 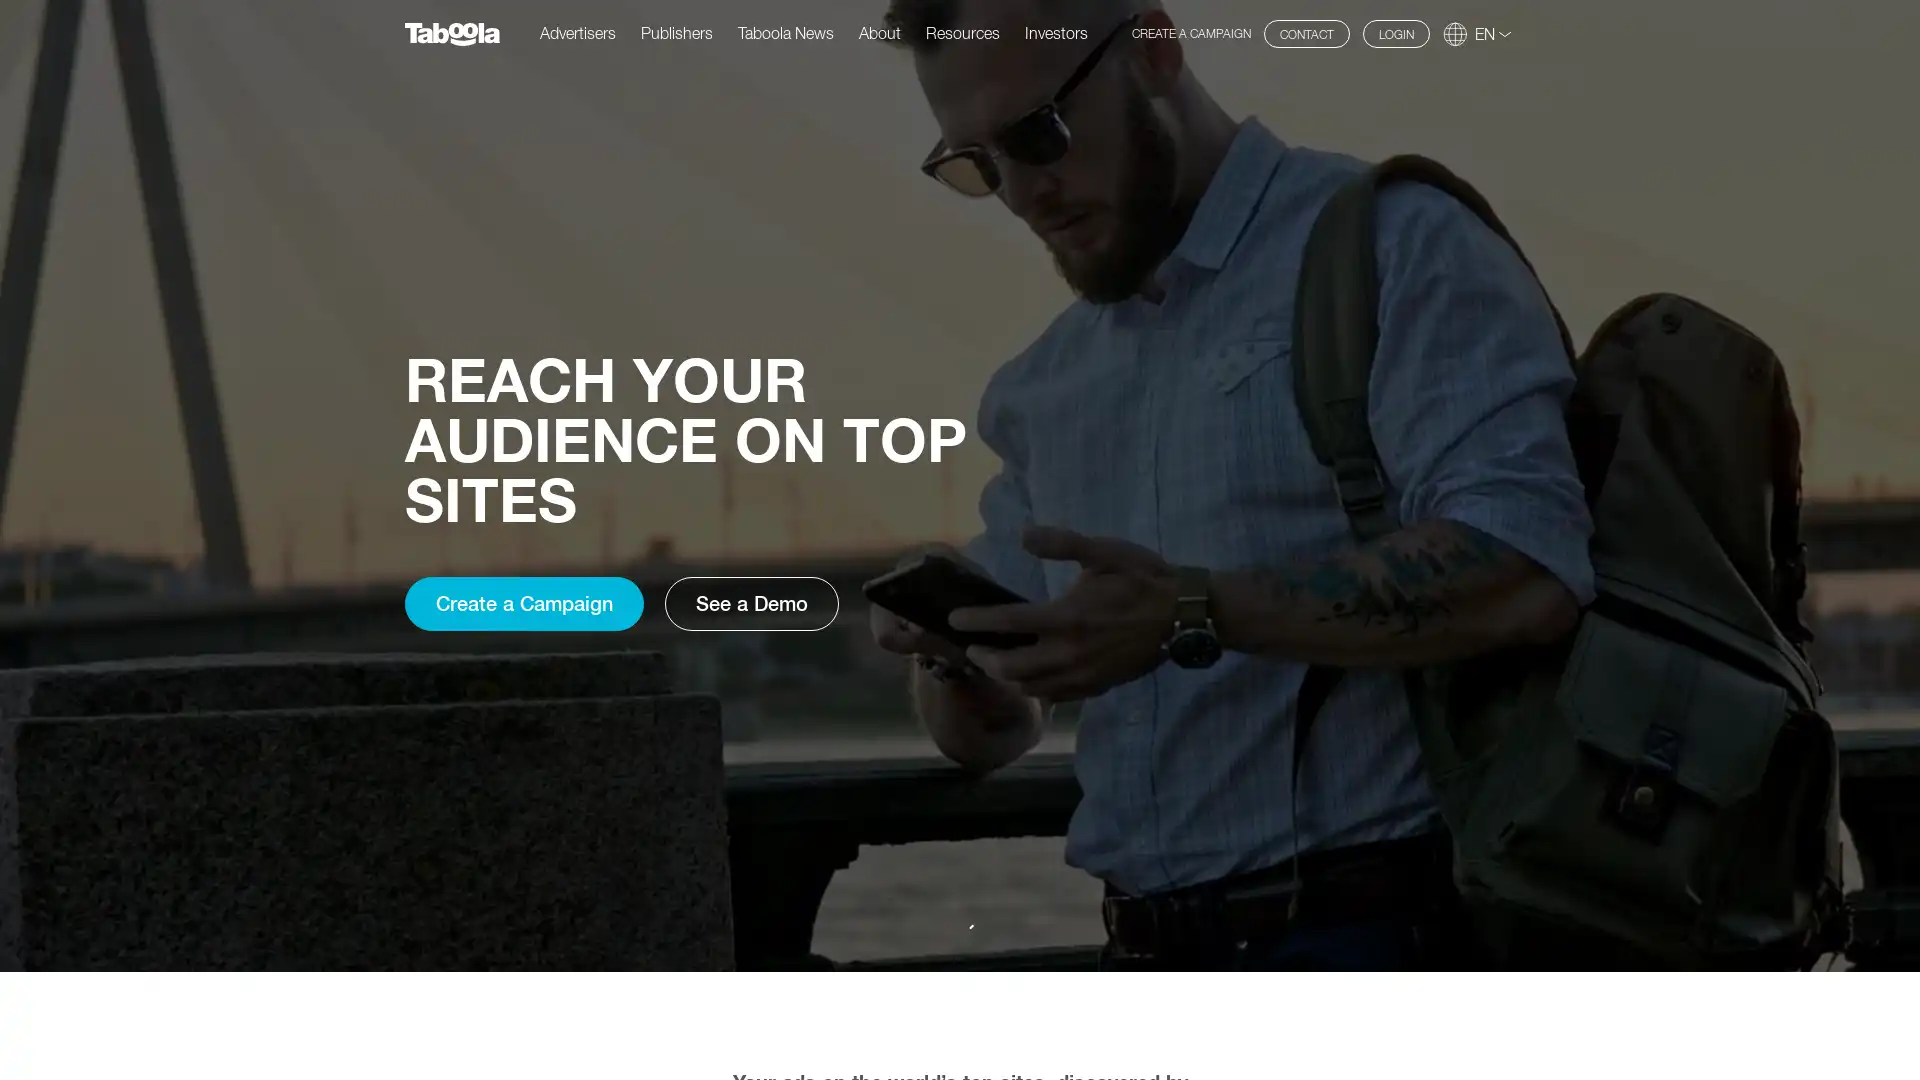 I want to click on Resources, so click(x=963, y=32).